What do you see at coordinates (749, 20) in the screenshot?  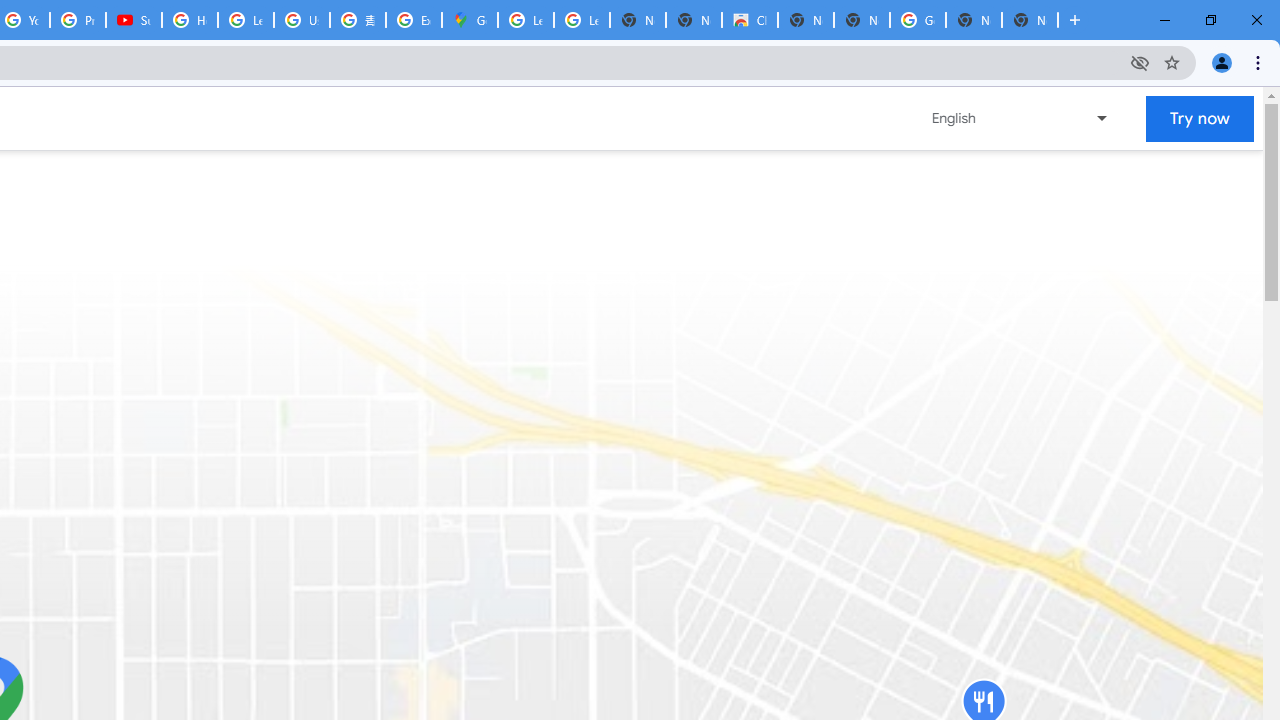 I see `'Chrome Web Store'` at bounding box center [749, 20].